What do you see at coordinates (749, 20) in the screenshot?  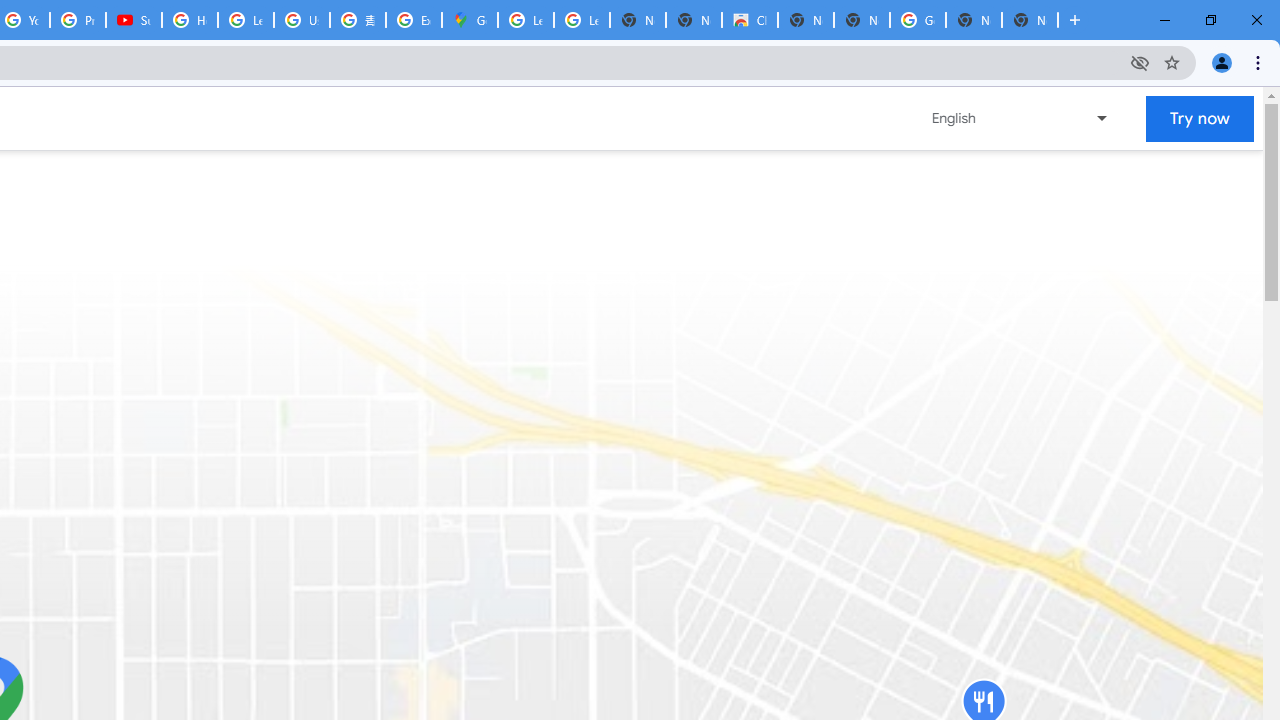 I see `'Chrome Web Store'` at bounding box center [749, 20].